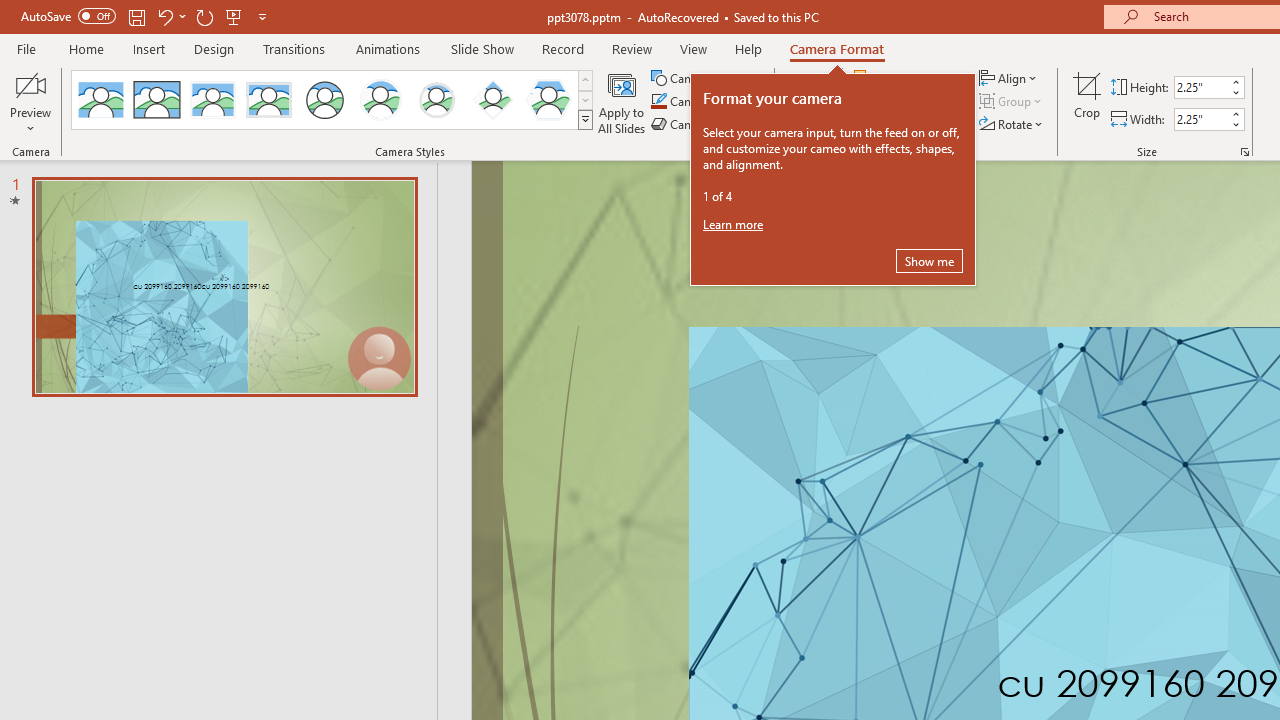 The width and height of the screenshot is (1280, 720). Describe the element at coordinates (381, 100) in the screenshot. I see `'Center Shadow Circle'` at that location.